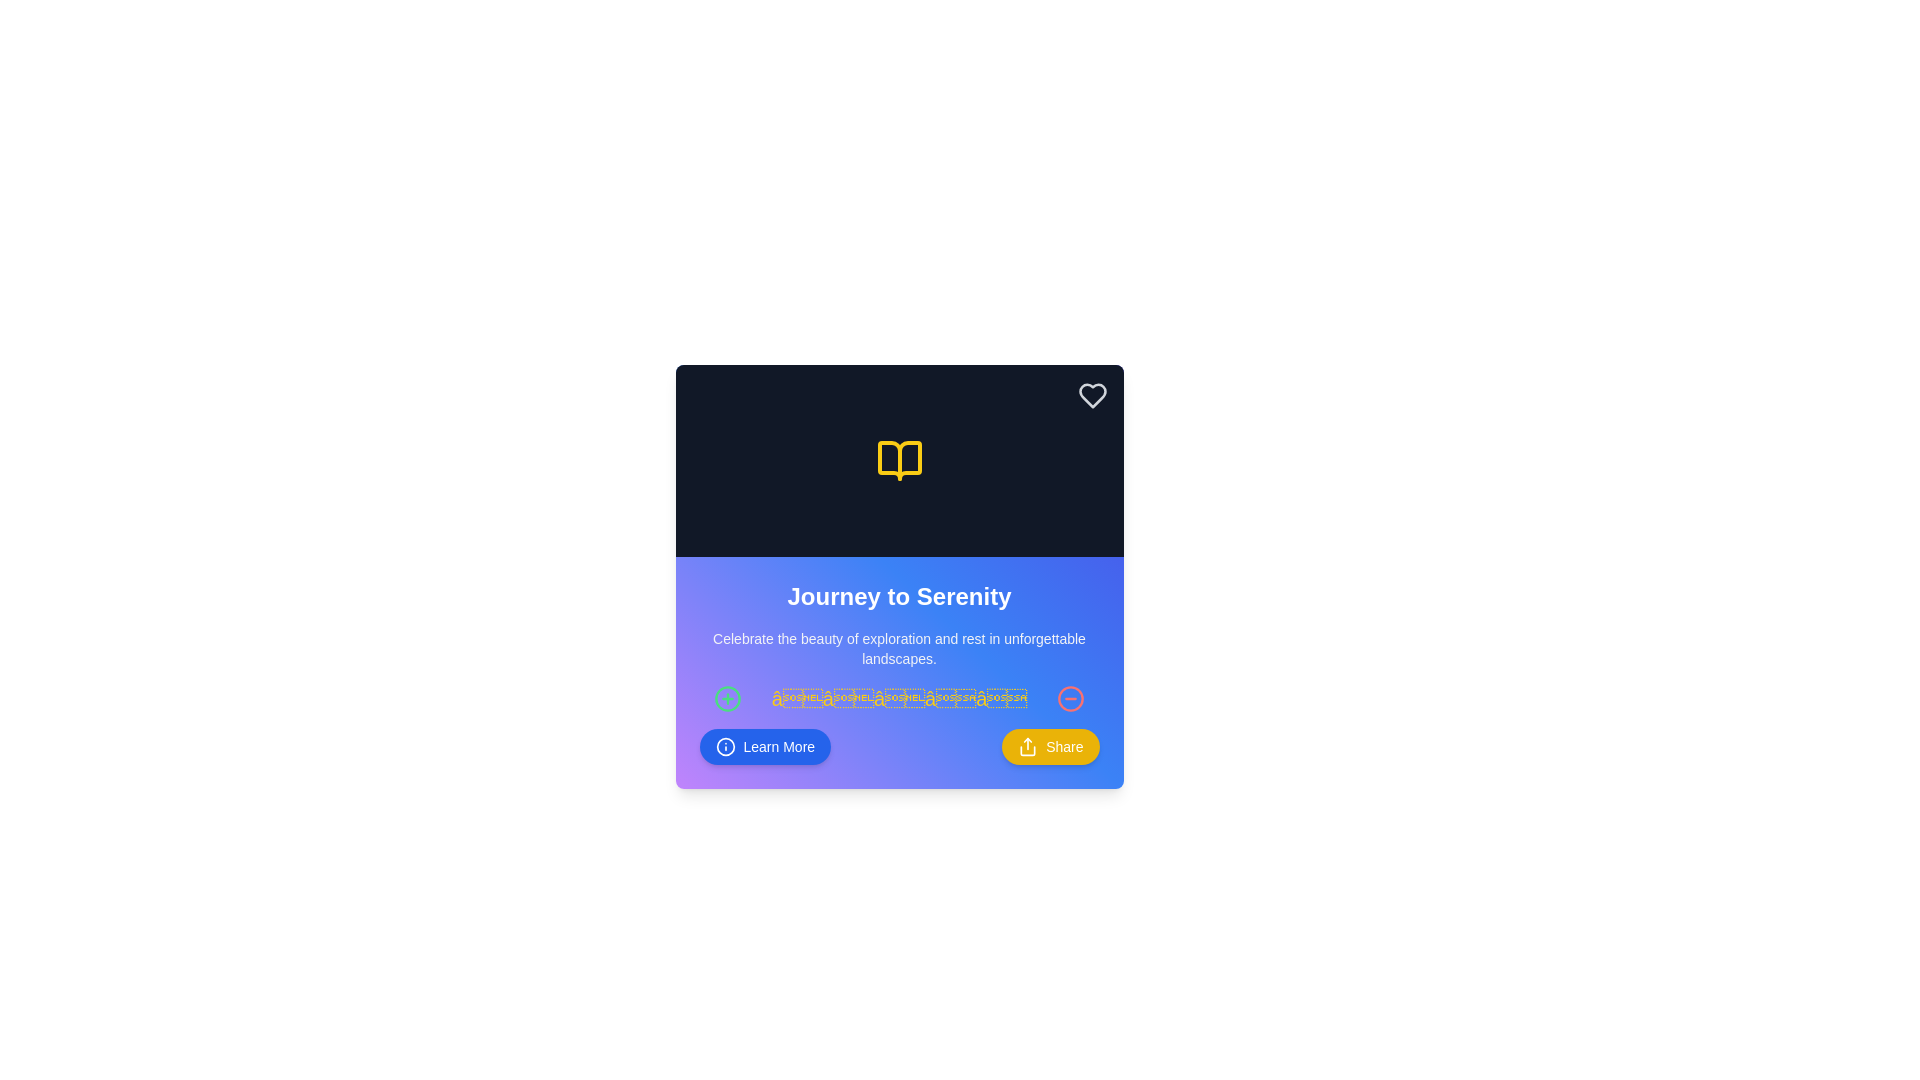  What do you see at coordinates (727, 697) in the screenshot?
I see `the left circular graphical component in an interactive icon group at the bottom left of the card layout` at bounding box center [727, 697].